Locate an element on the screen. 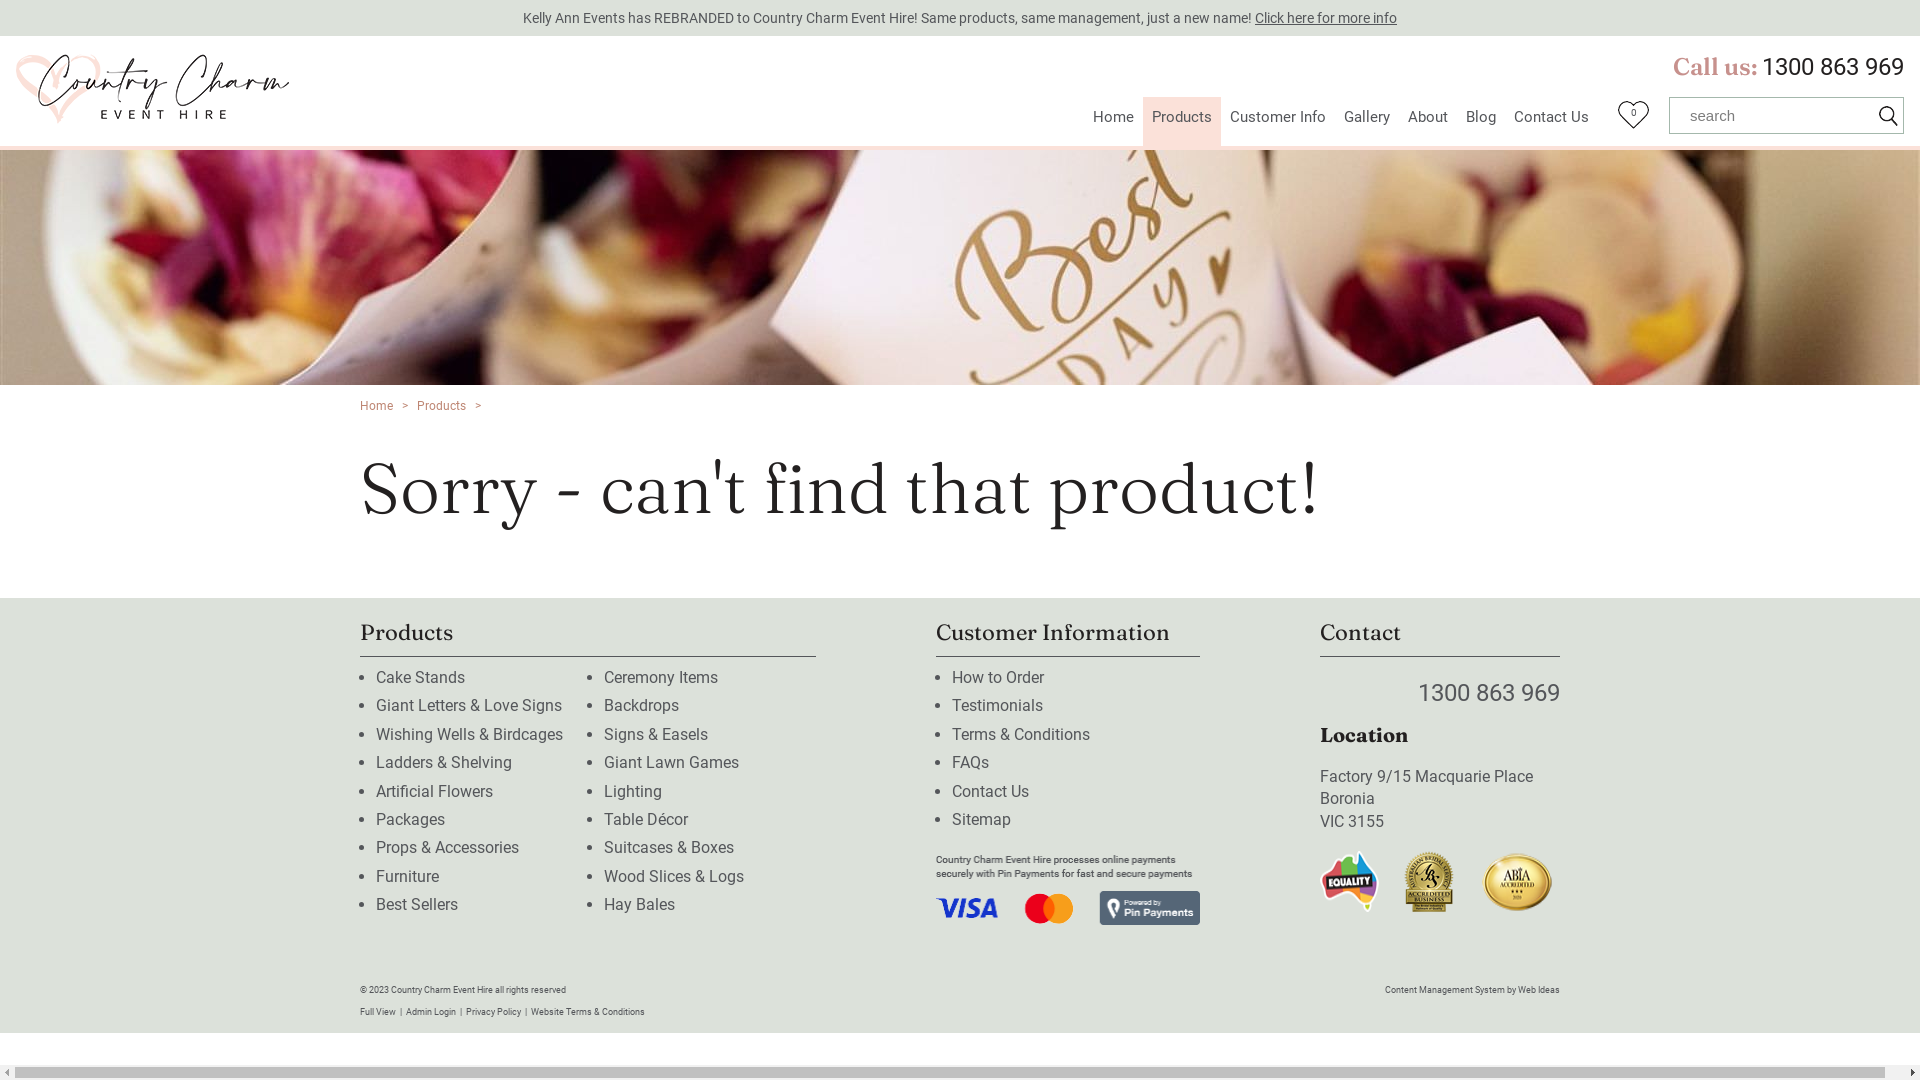 This screenshot has height=1080, width=1920. 'Click here for more info' is located at coordinates (1325, 18).